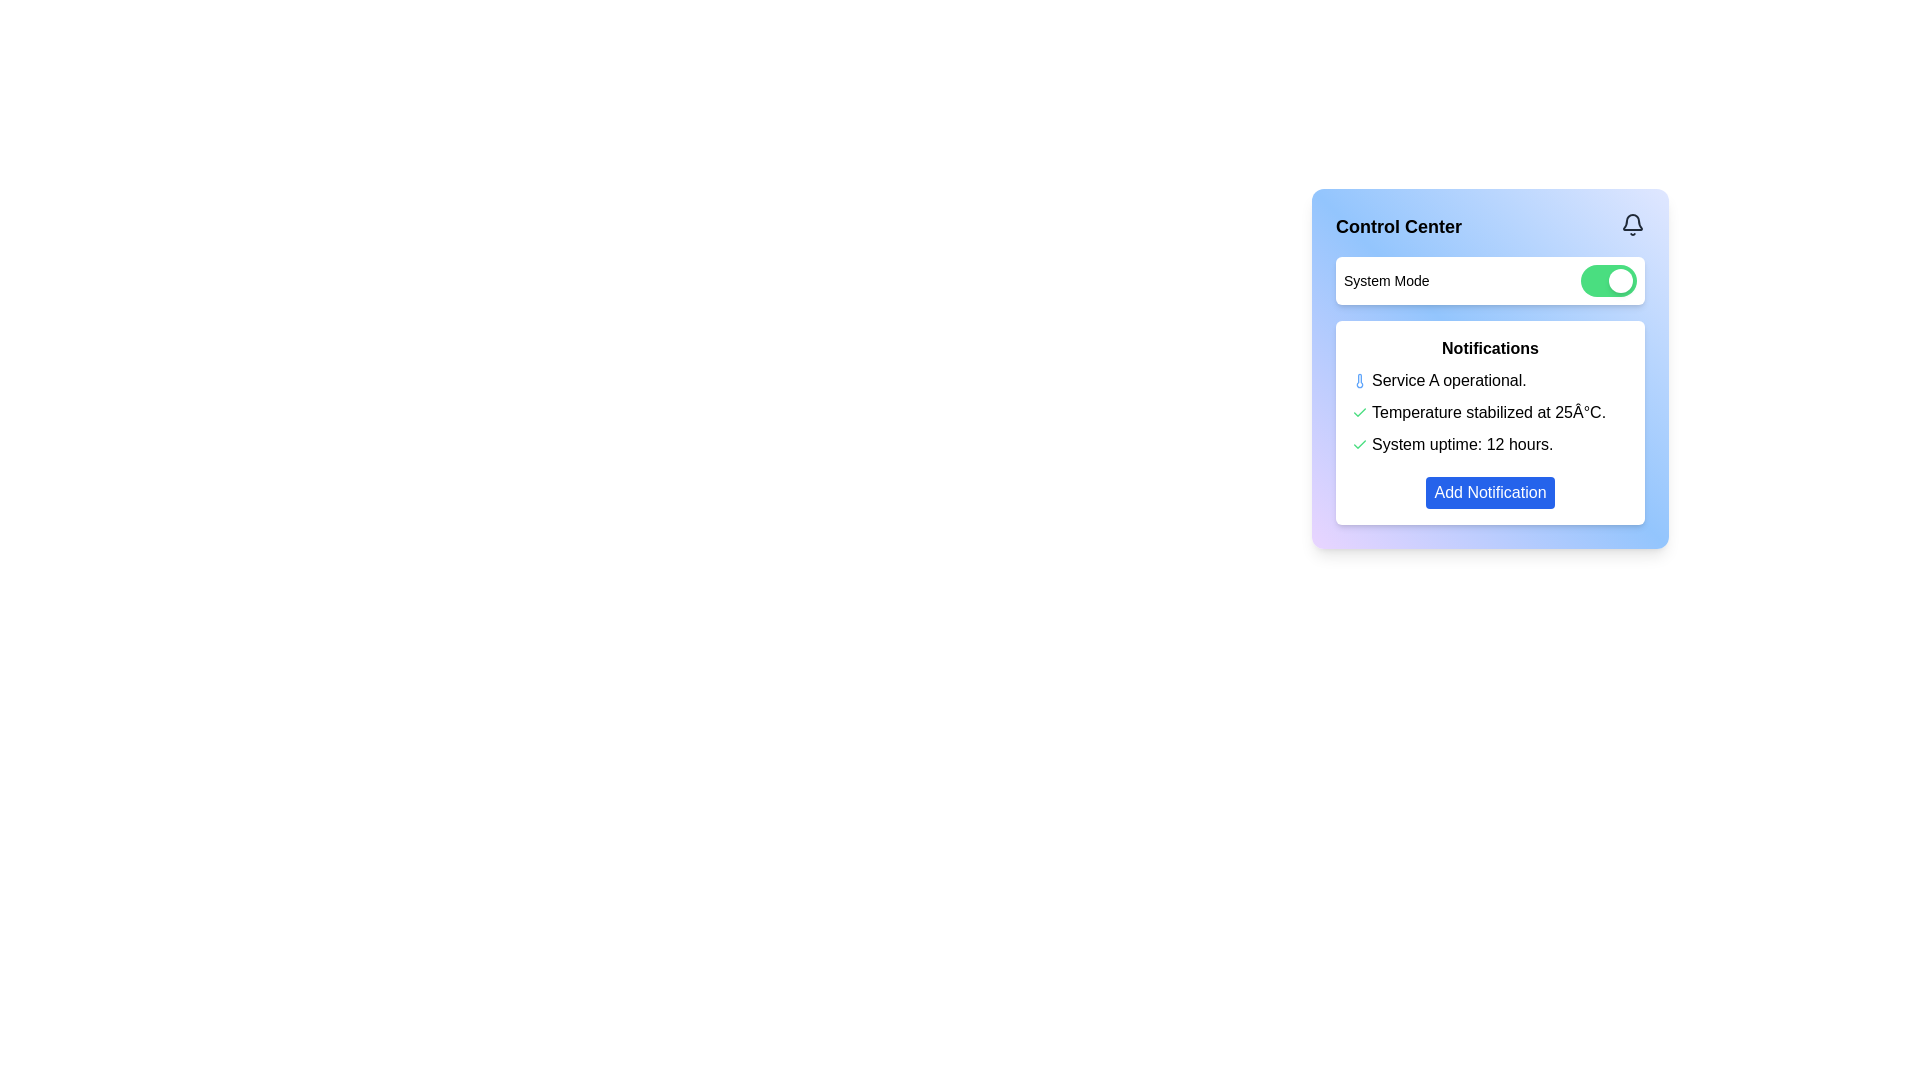  Describe the element at coordinates (1490, 281) in the screenshot. I see `the 'System Mode' toggle switch` at that location.